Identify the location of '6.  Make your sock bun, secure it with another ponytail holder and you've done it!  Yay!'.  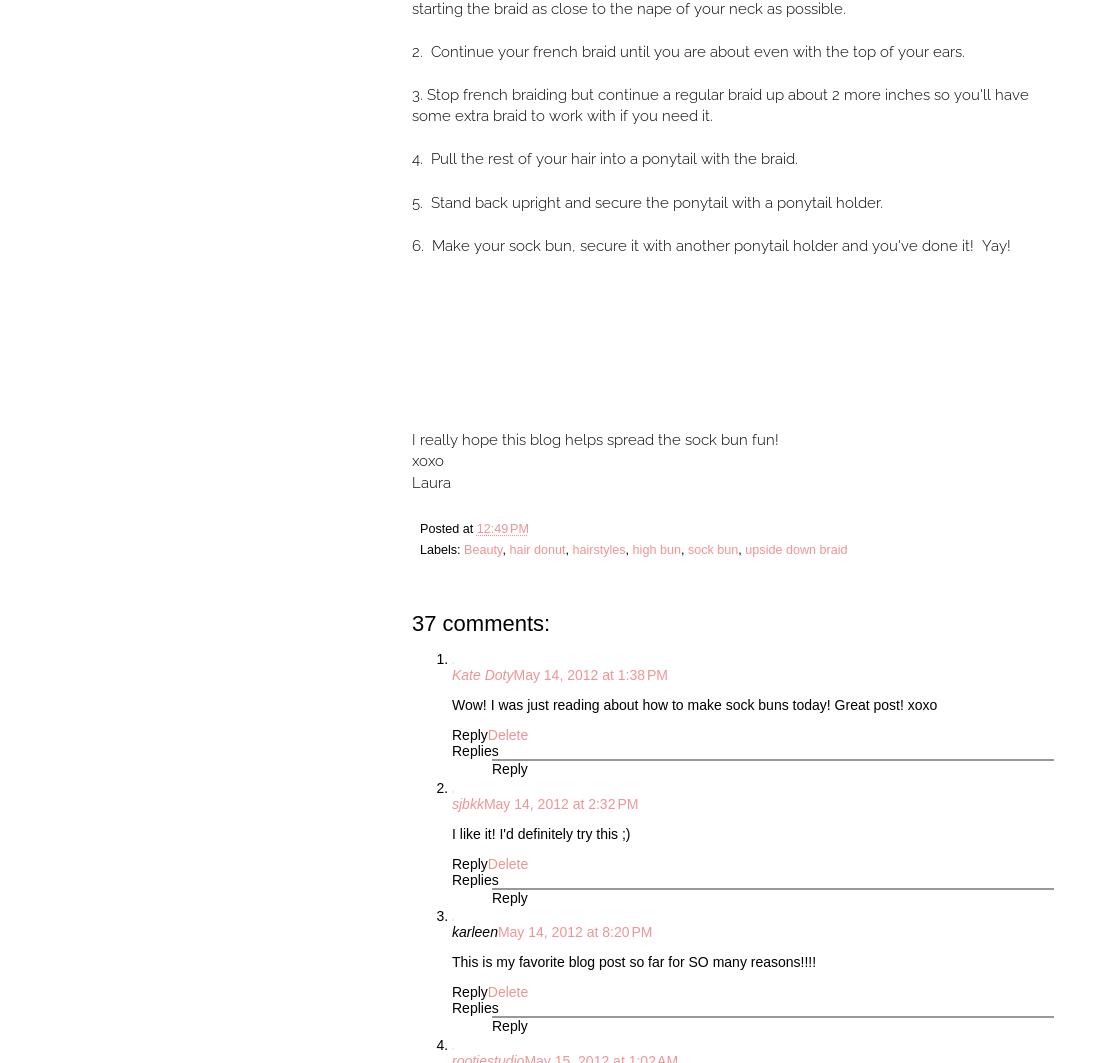
(710, 245).